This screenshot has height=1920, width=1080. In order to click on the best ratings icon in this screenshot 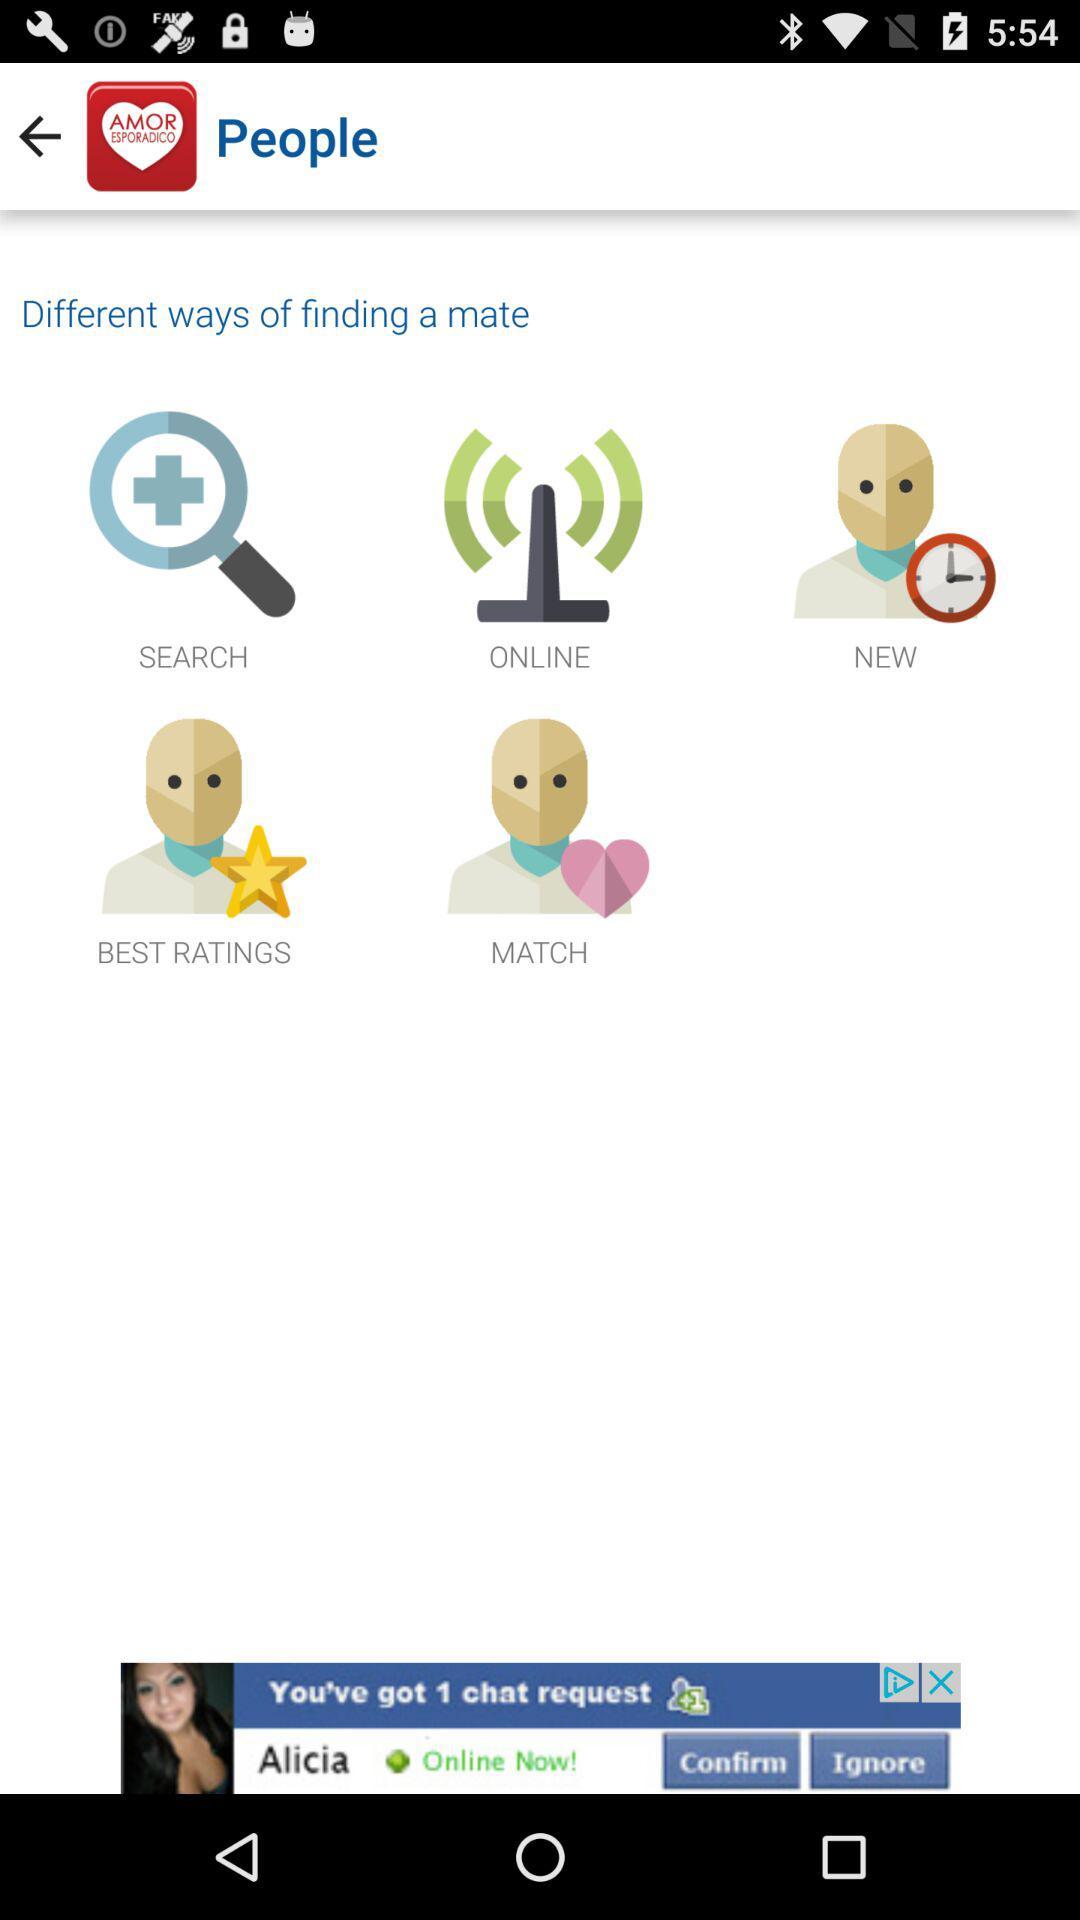, I will do `click(193, 836)`.